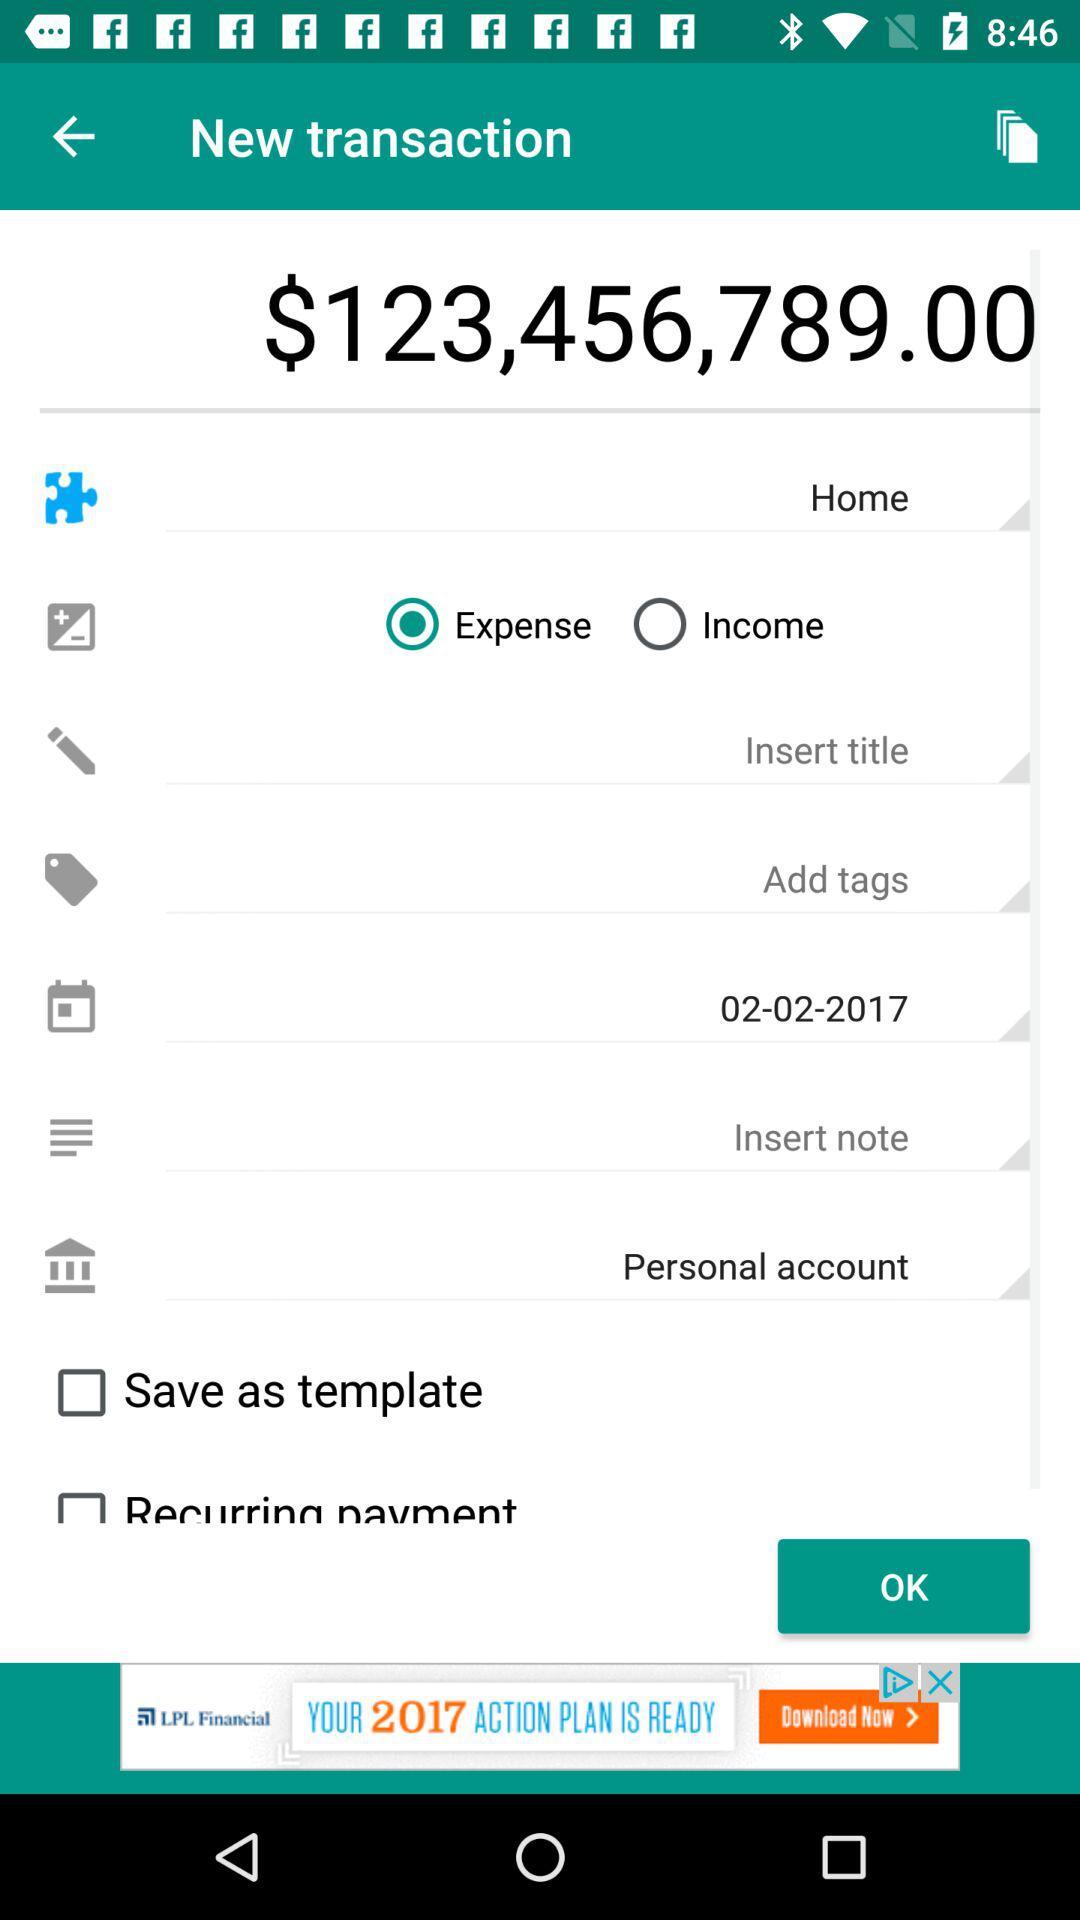  I want to click on tags, so click(596, 879).